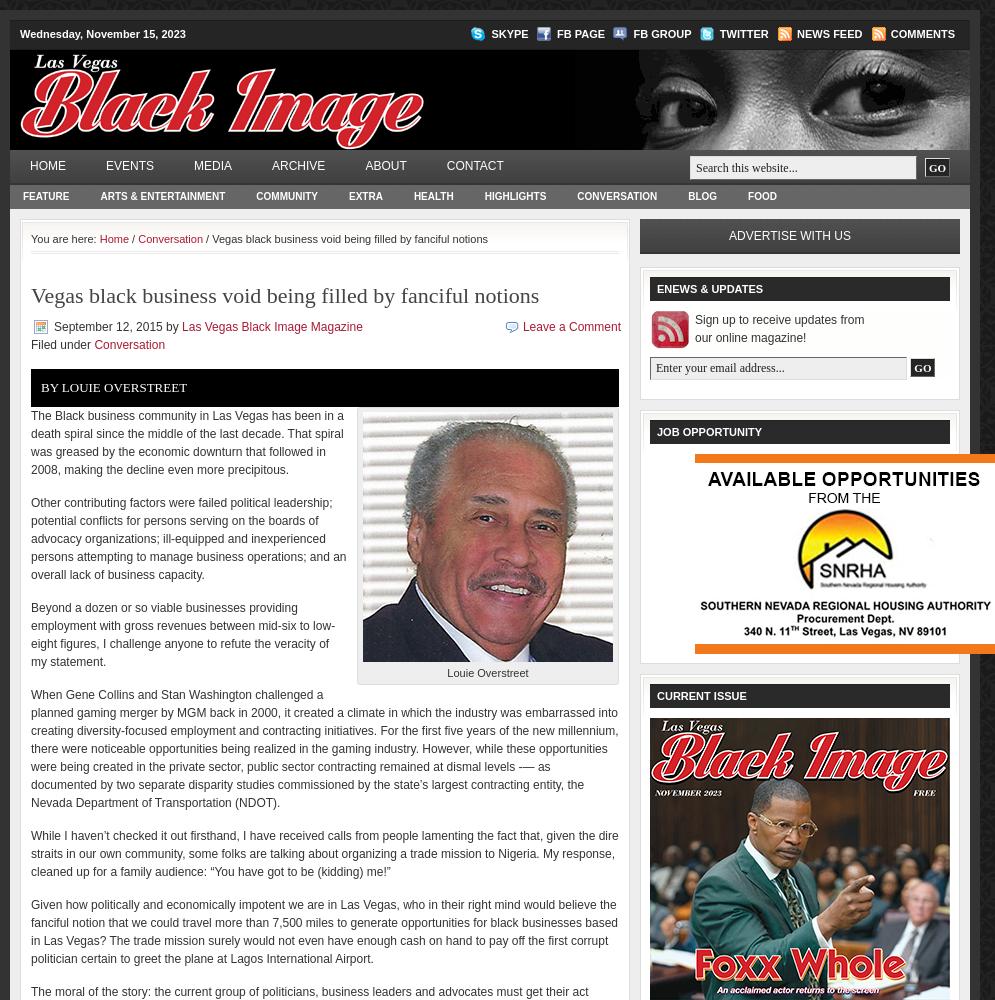 The width and height of the screenshot is (995, 1000). I want to click on 'Beyond a dozen or so viable businesses providing employment with gross revenues between mid-six to low-eight figures, I challenge anyone to refute the veracity of my statement.', so click(182, 635).